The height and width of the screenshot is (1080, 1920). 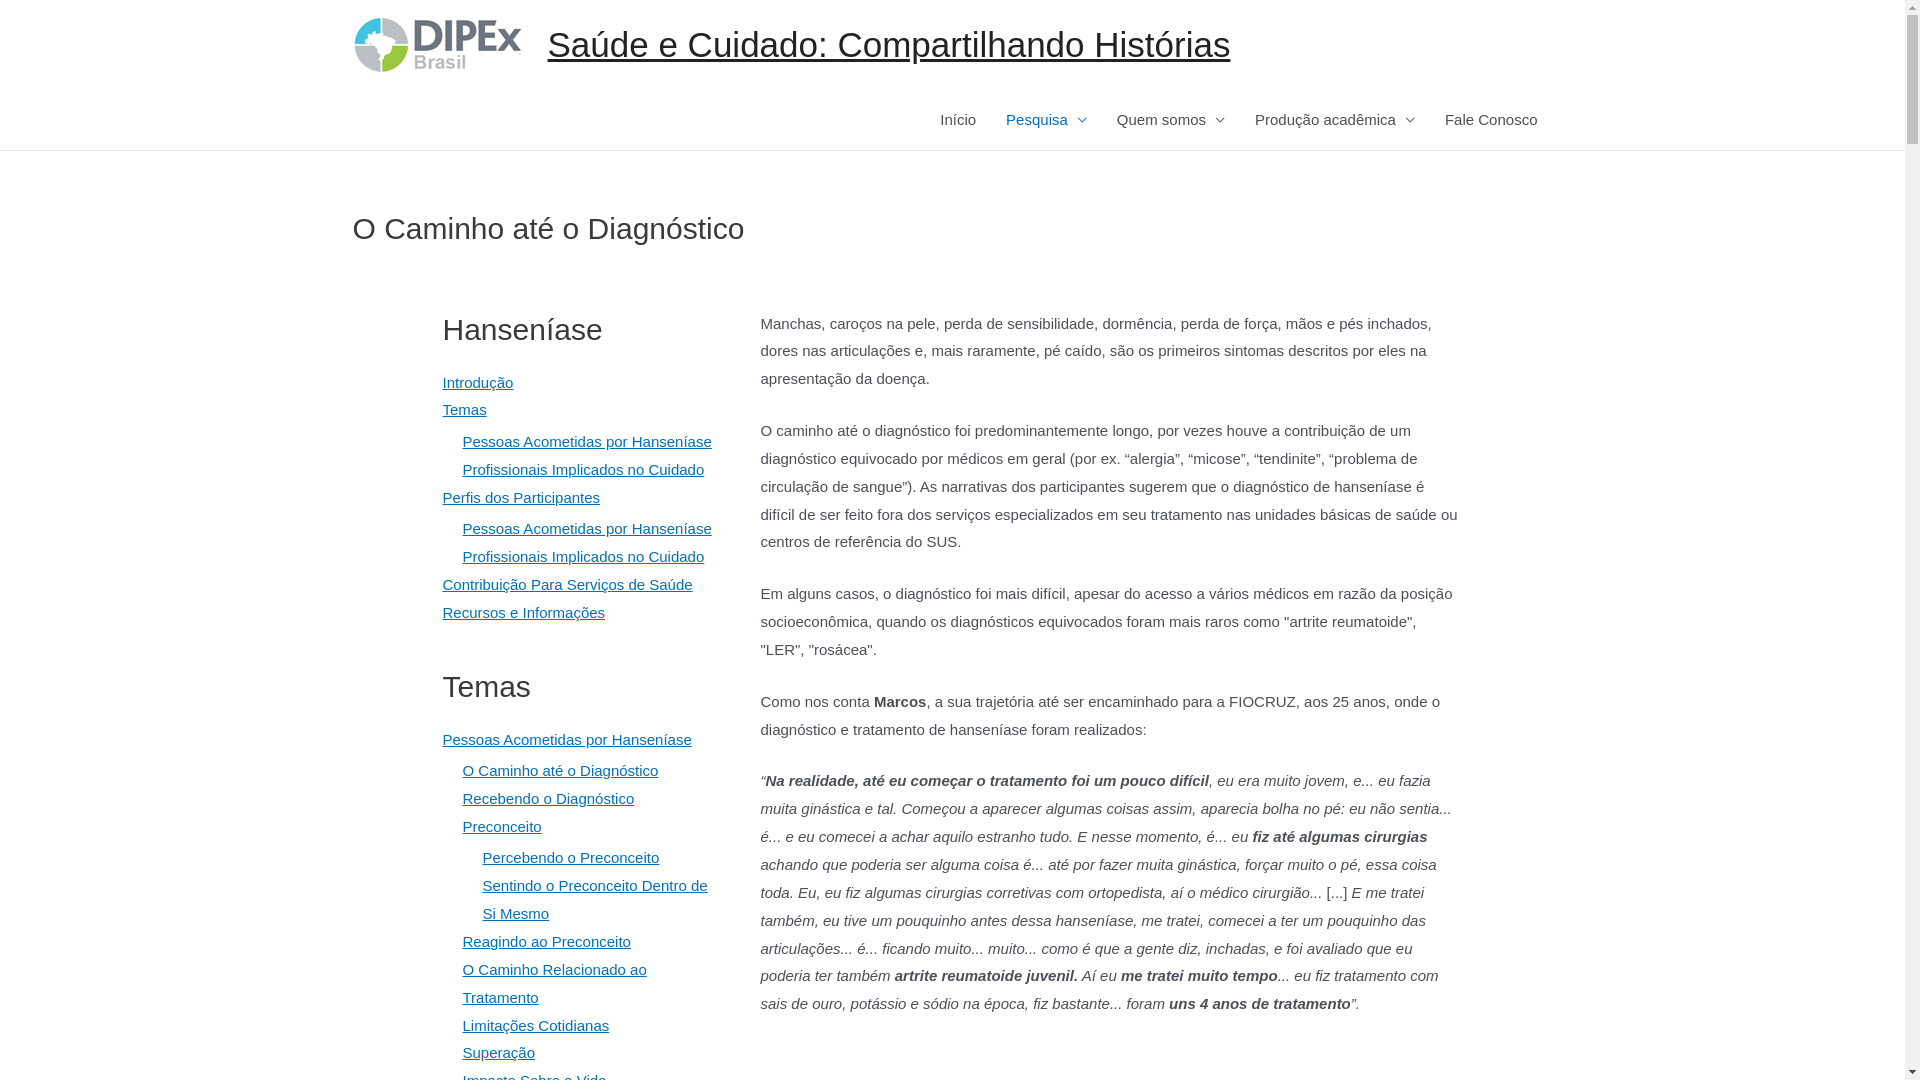 I want to click on 'Pesquisa', so click(x=1045, y=119).